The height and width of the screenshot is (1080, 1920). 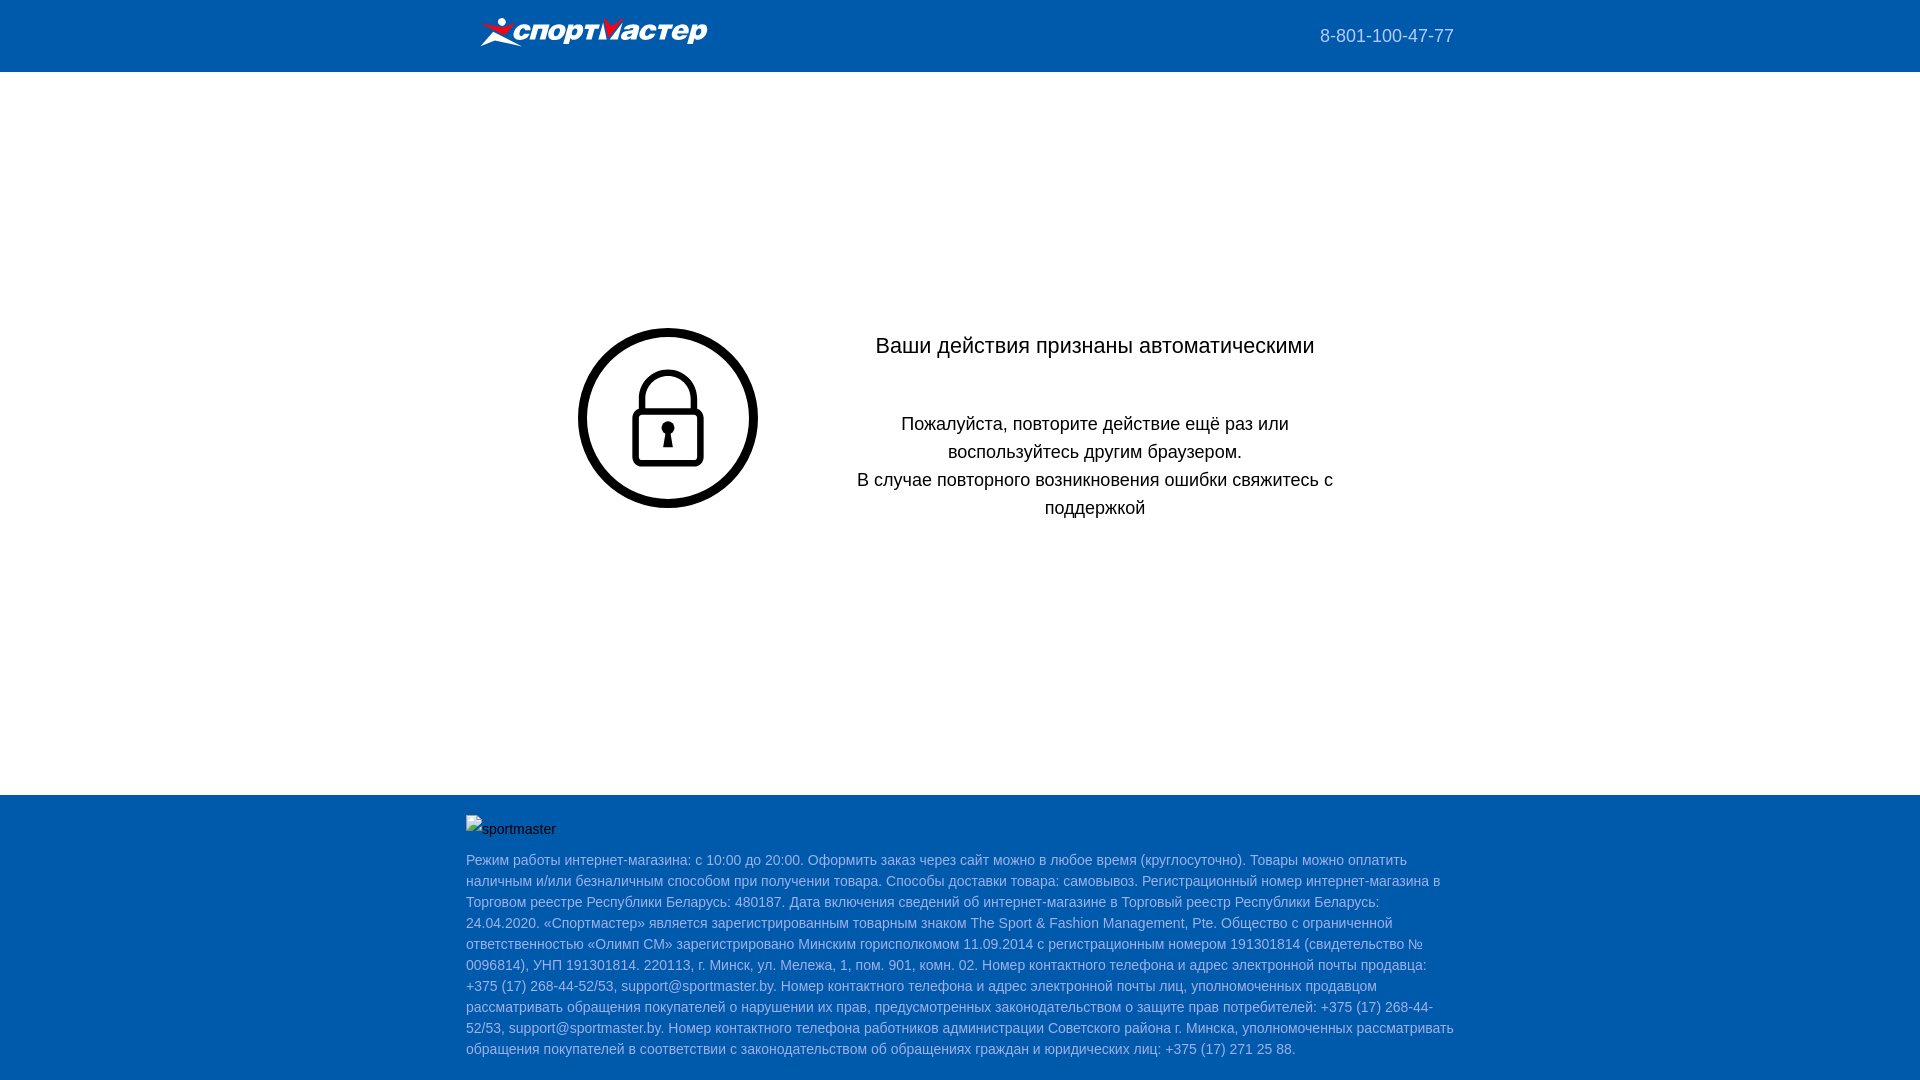 What do you see at coordinates (1386, 35) in the screenshot?
I see `'8-801-100-47-77'` at bounding box center [1386, 35].